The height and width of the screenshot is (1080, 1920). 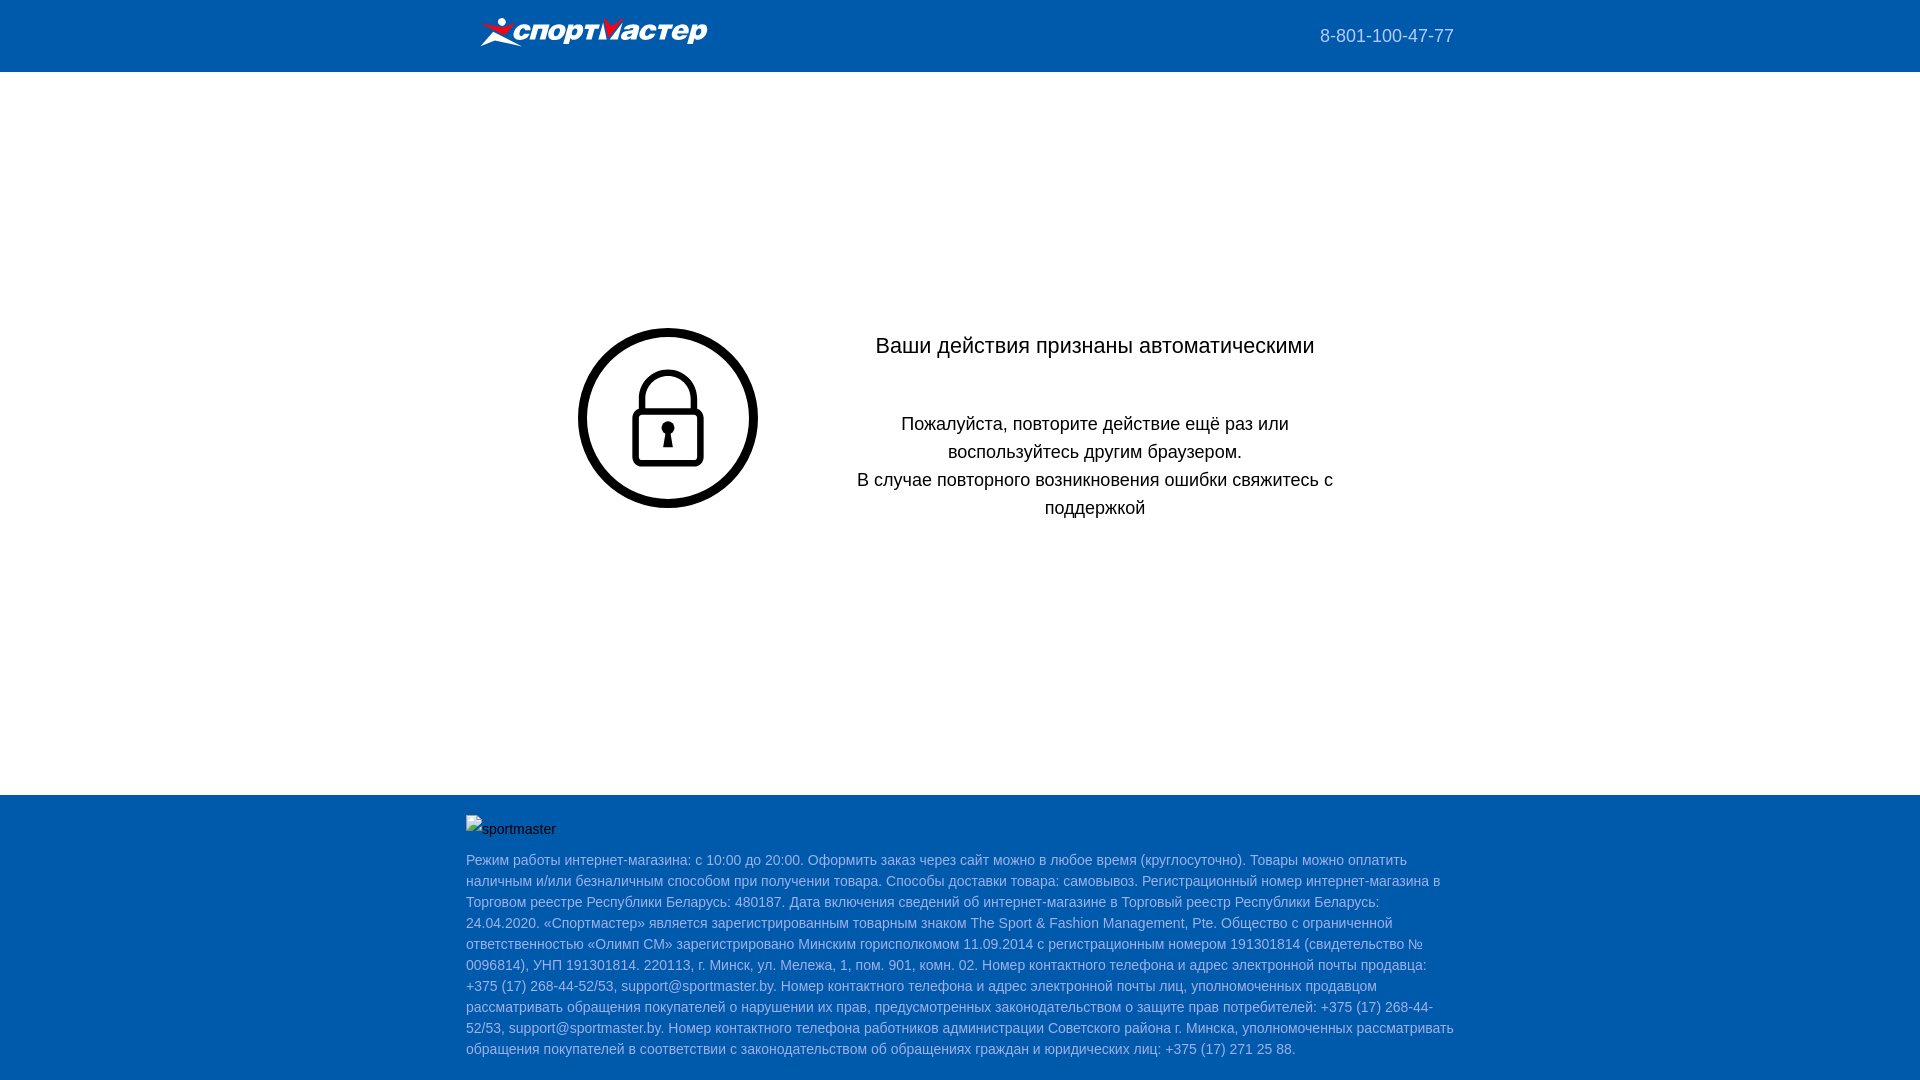 What do you see at coordinates (1386, 35) in the screenshot?
I see `'8-801-100-47-77'` at bounding box center [1386, 35].